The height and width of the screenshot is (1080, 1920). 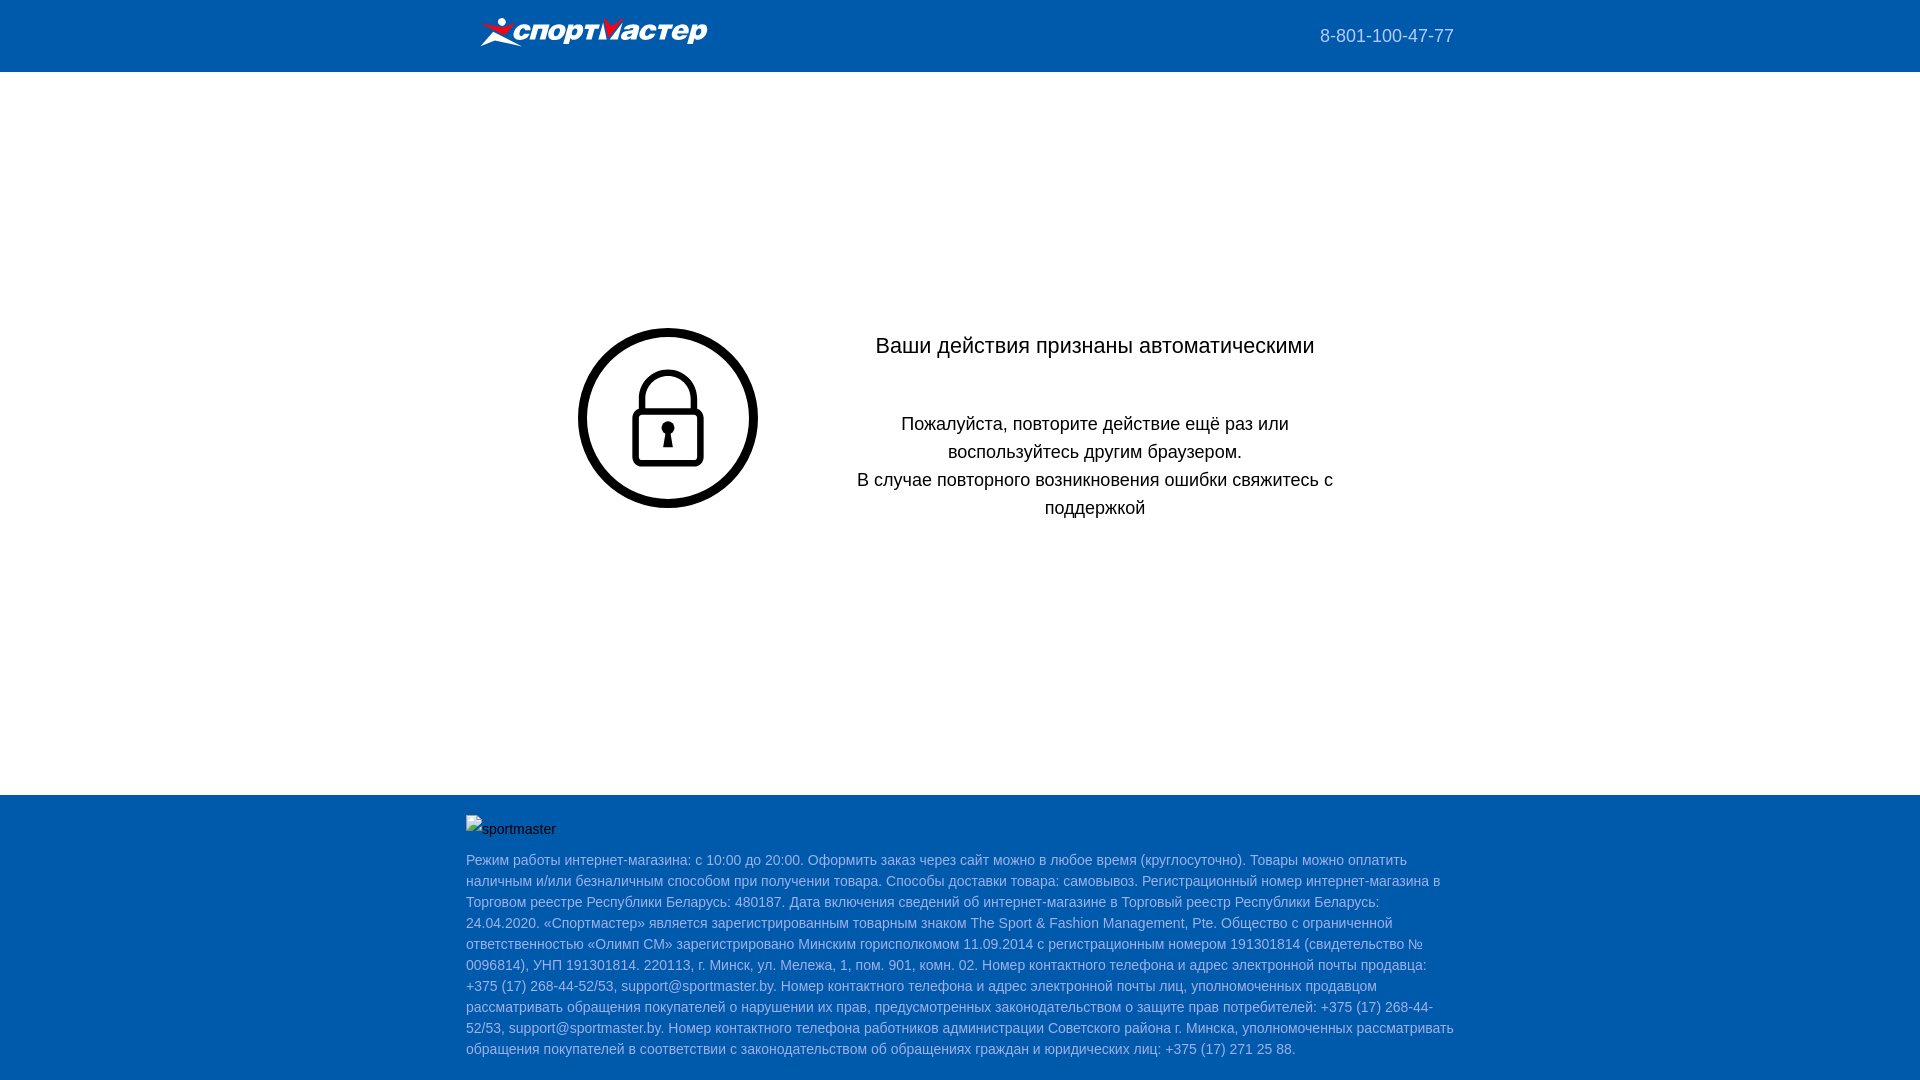 What do you see at coordinates (1386, 35) in the screenshot?
I see `'8-801-100-47-77'` at bounding box center [1386, 35].